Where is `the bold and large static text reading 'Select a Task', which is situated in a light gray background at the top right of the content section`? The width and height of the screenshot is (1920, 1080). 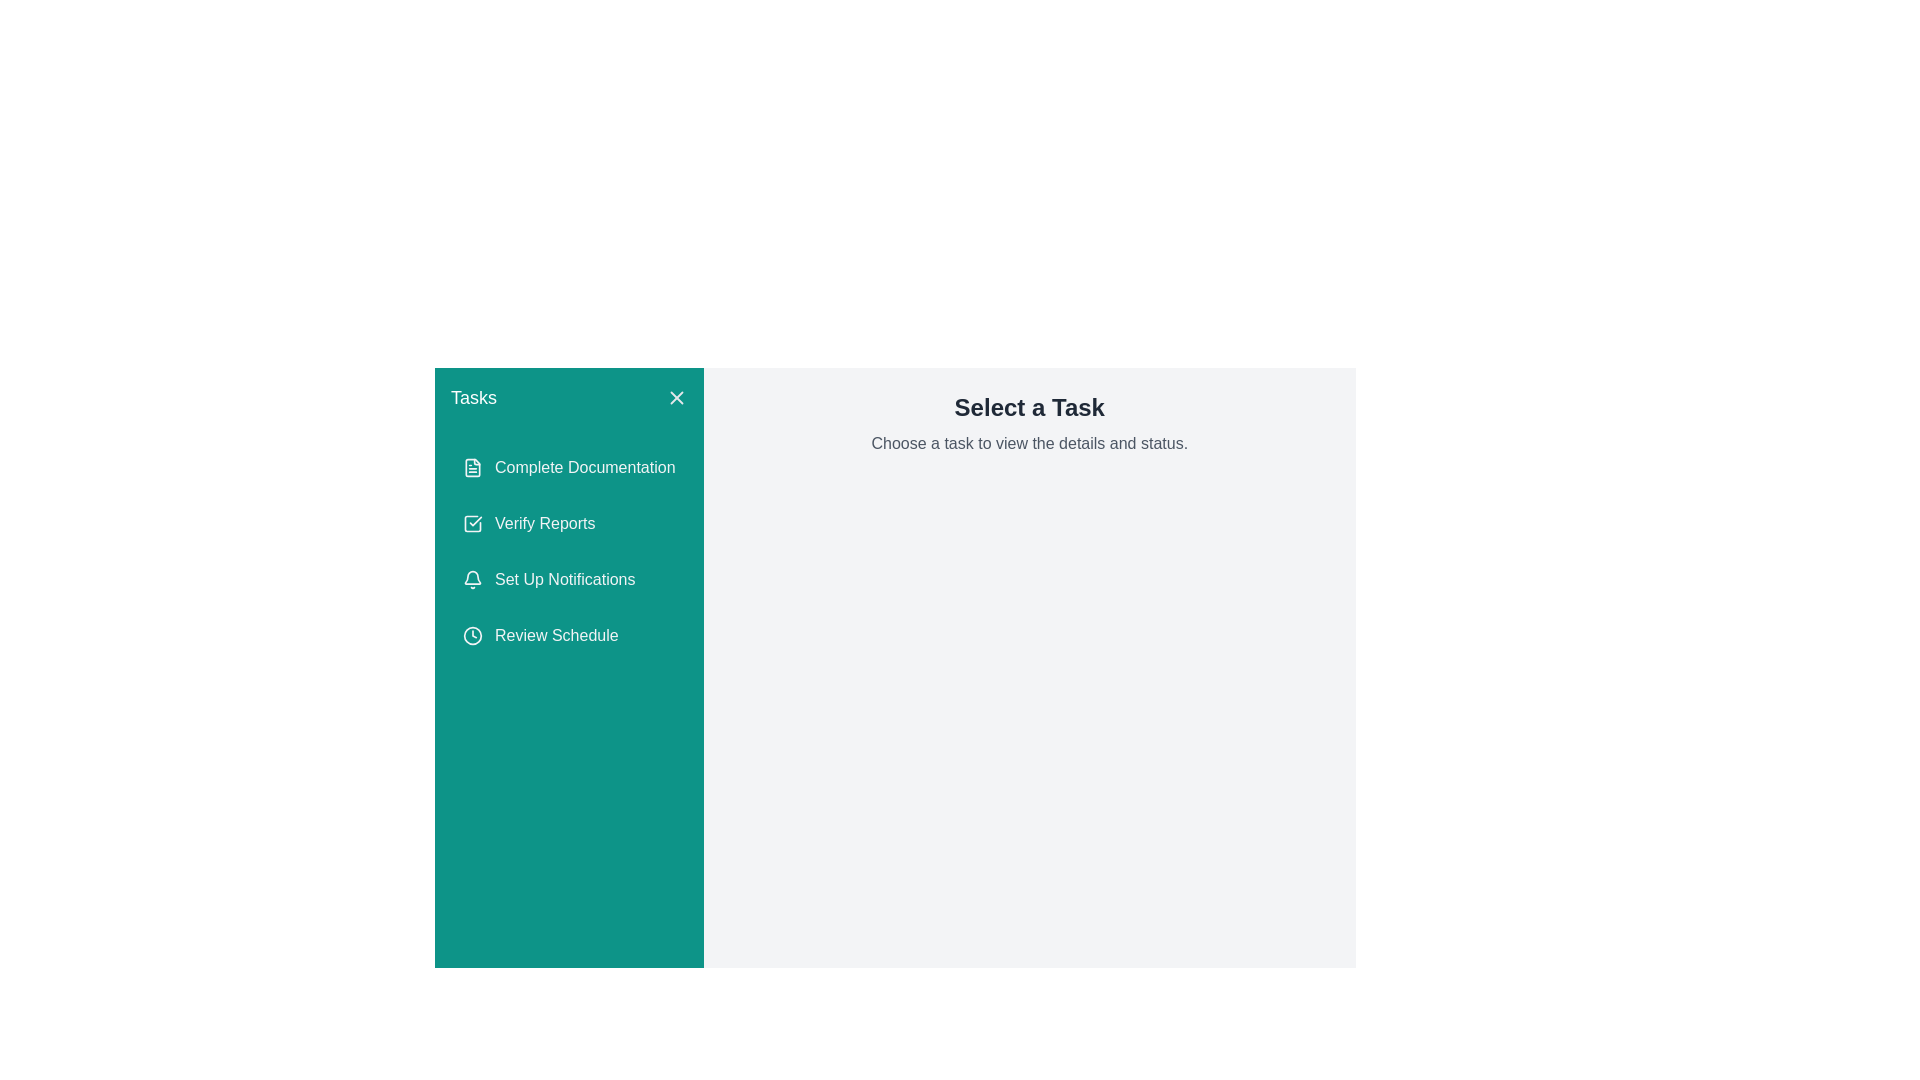 the bold and large static text reading 'Select a Task', which is situated in a light gray background at the top right of the content section is located at coordinates (1029, 407).